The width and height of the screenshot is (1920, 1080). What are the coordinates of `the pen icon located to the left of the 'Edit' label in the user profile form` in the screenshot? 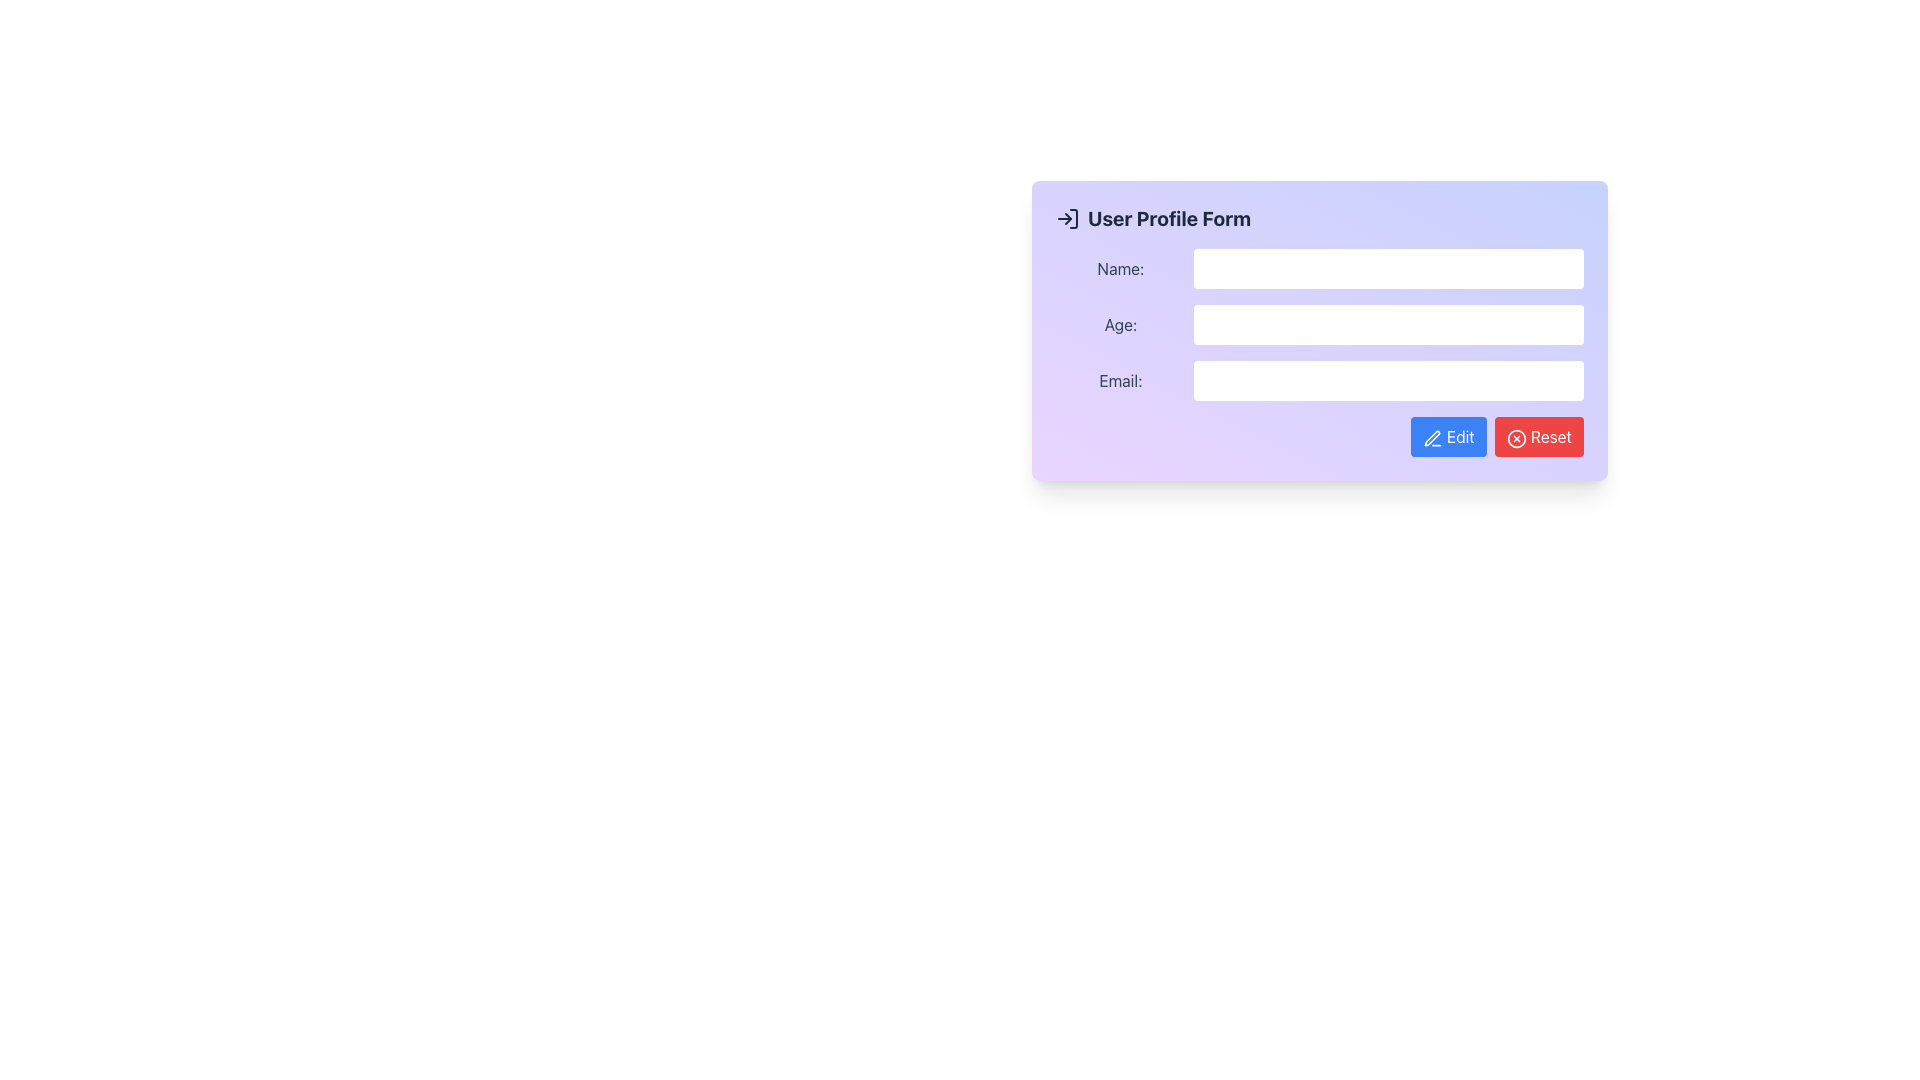 It's located at (1431, 437).